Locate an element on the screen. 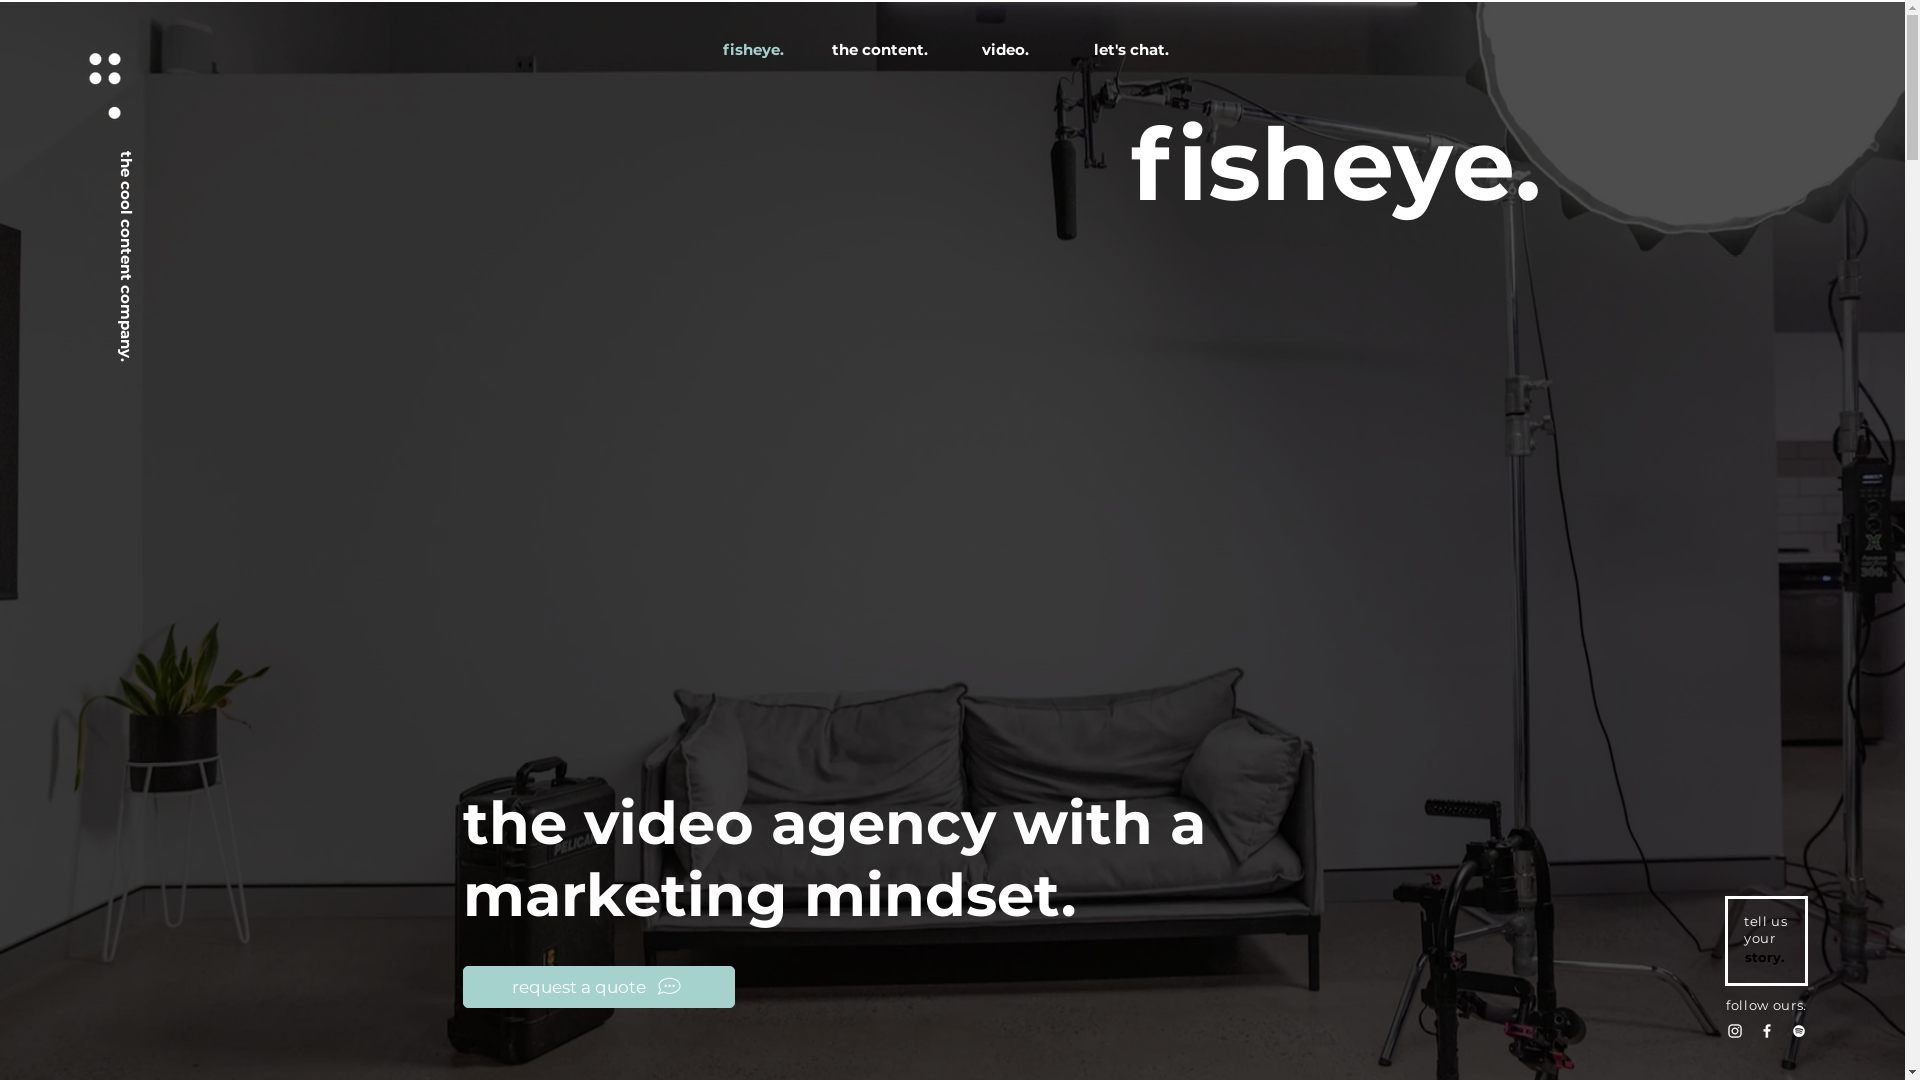 This screenshot has width=1920, height=1080. 'the content.' is located at coordinates (878, 49).